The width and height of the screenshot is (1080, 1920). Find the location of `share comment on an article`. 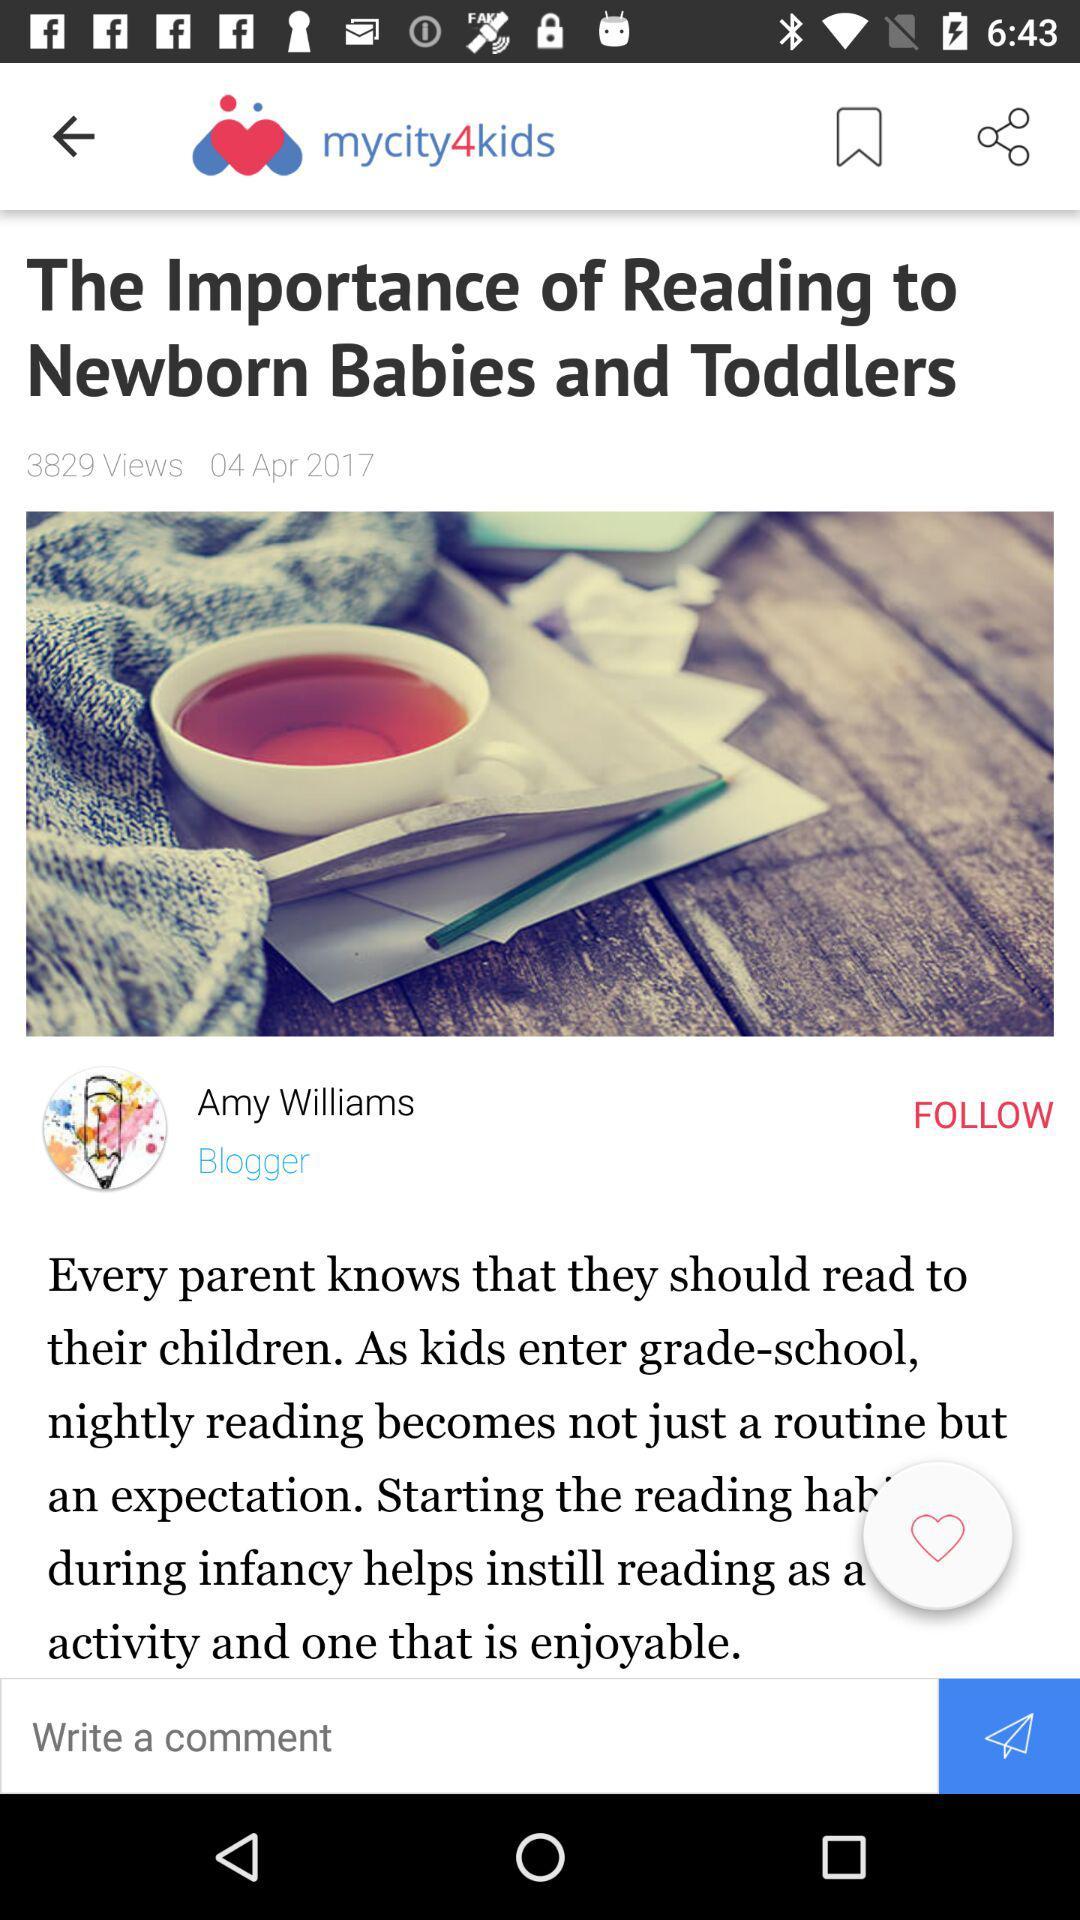

share comment on an article is located at coordinates (1009, 1734).